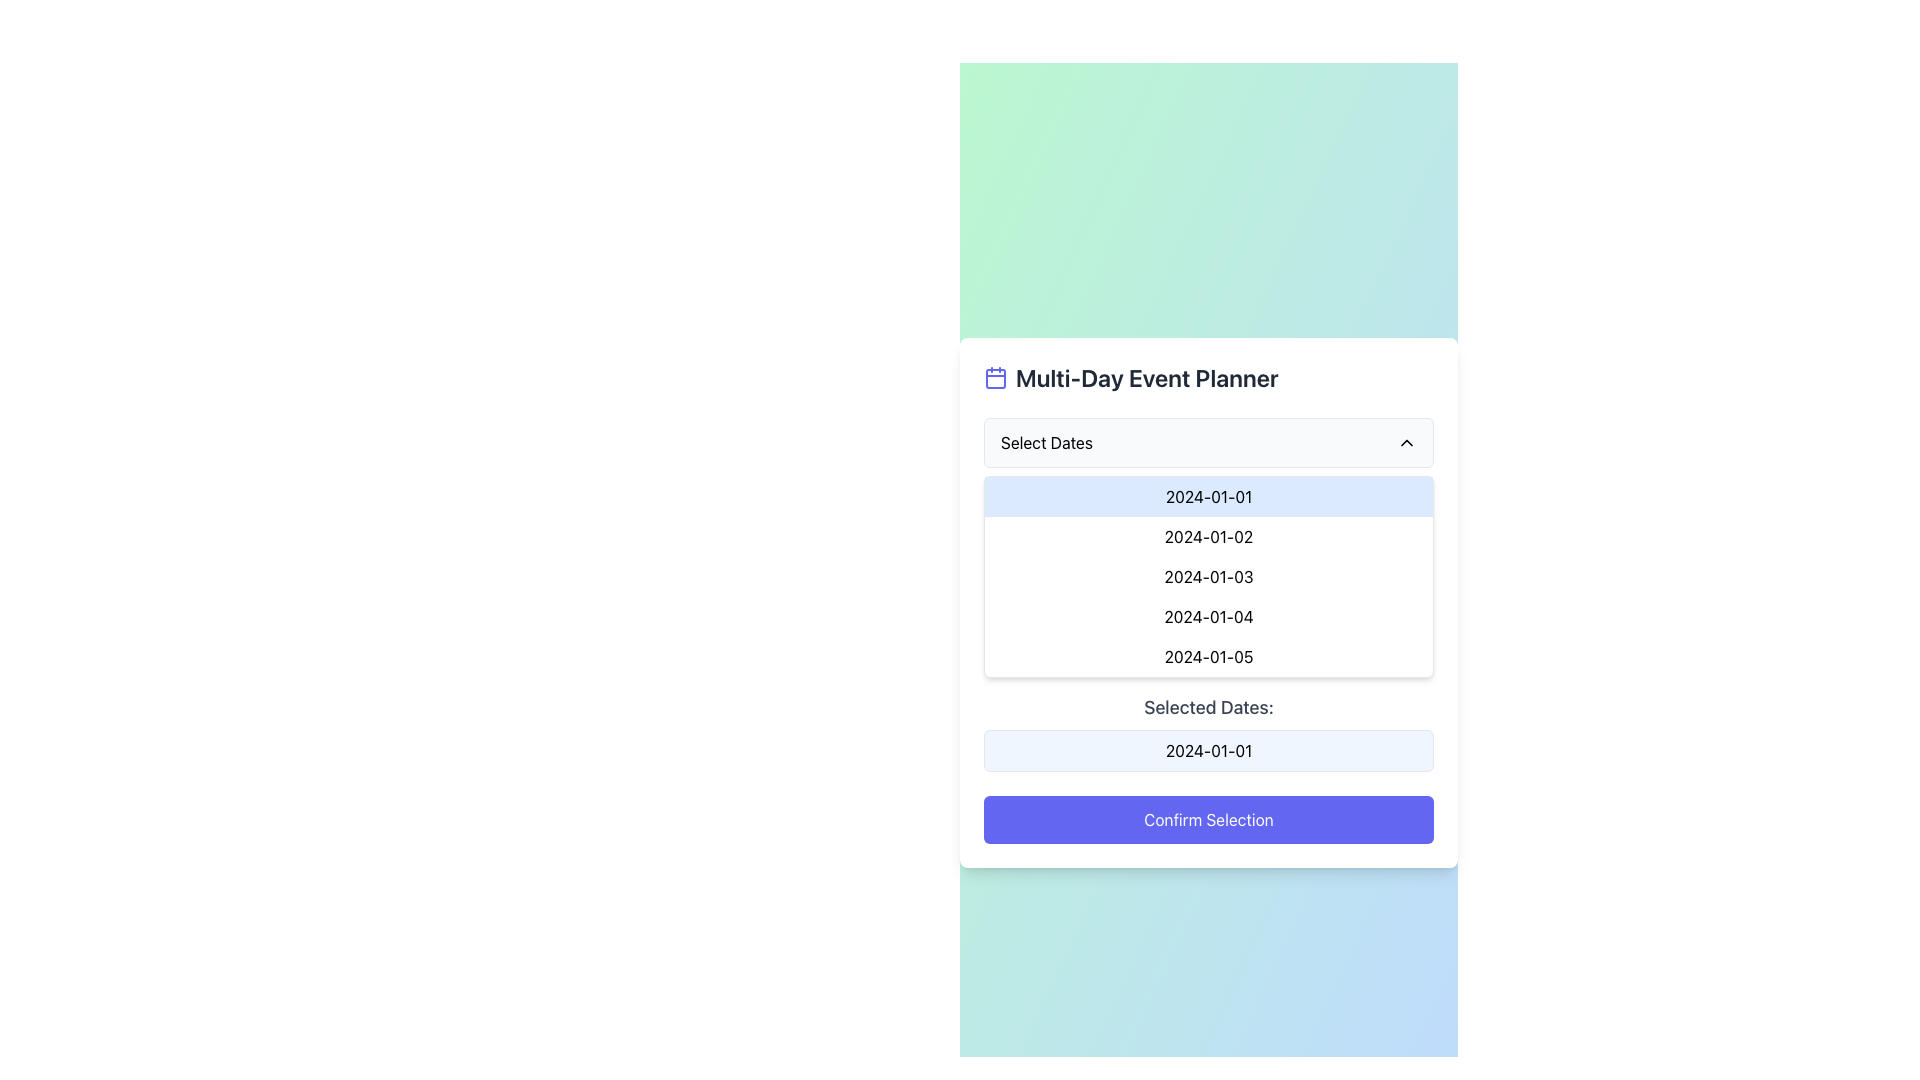  I want to click on the first selectable date option in the dropdown menu, so click(1208, 496).